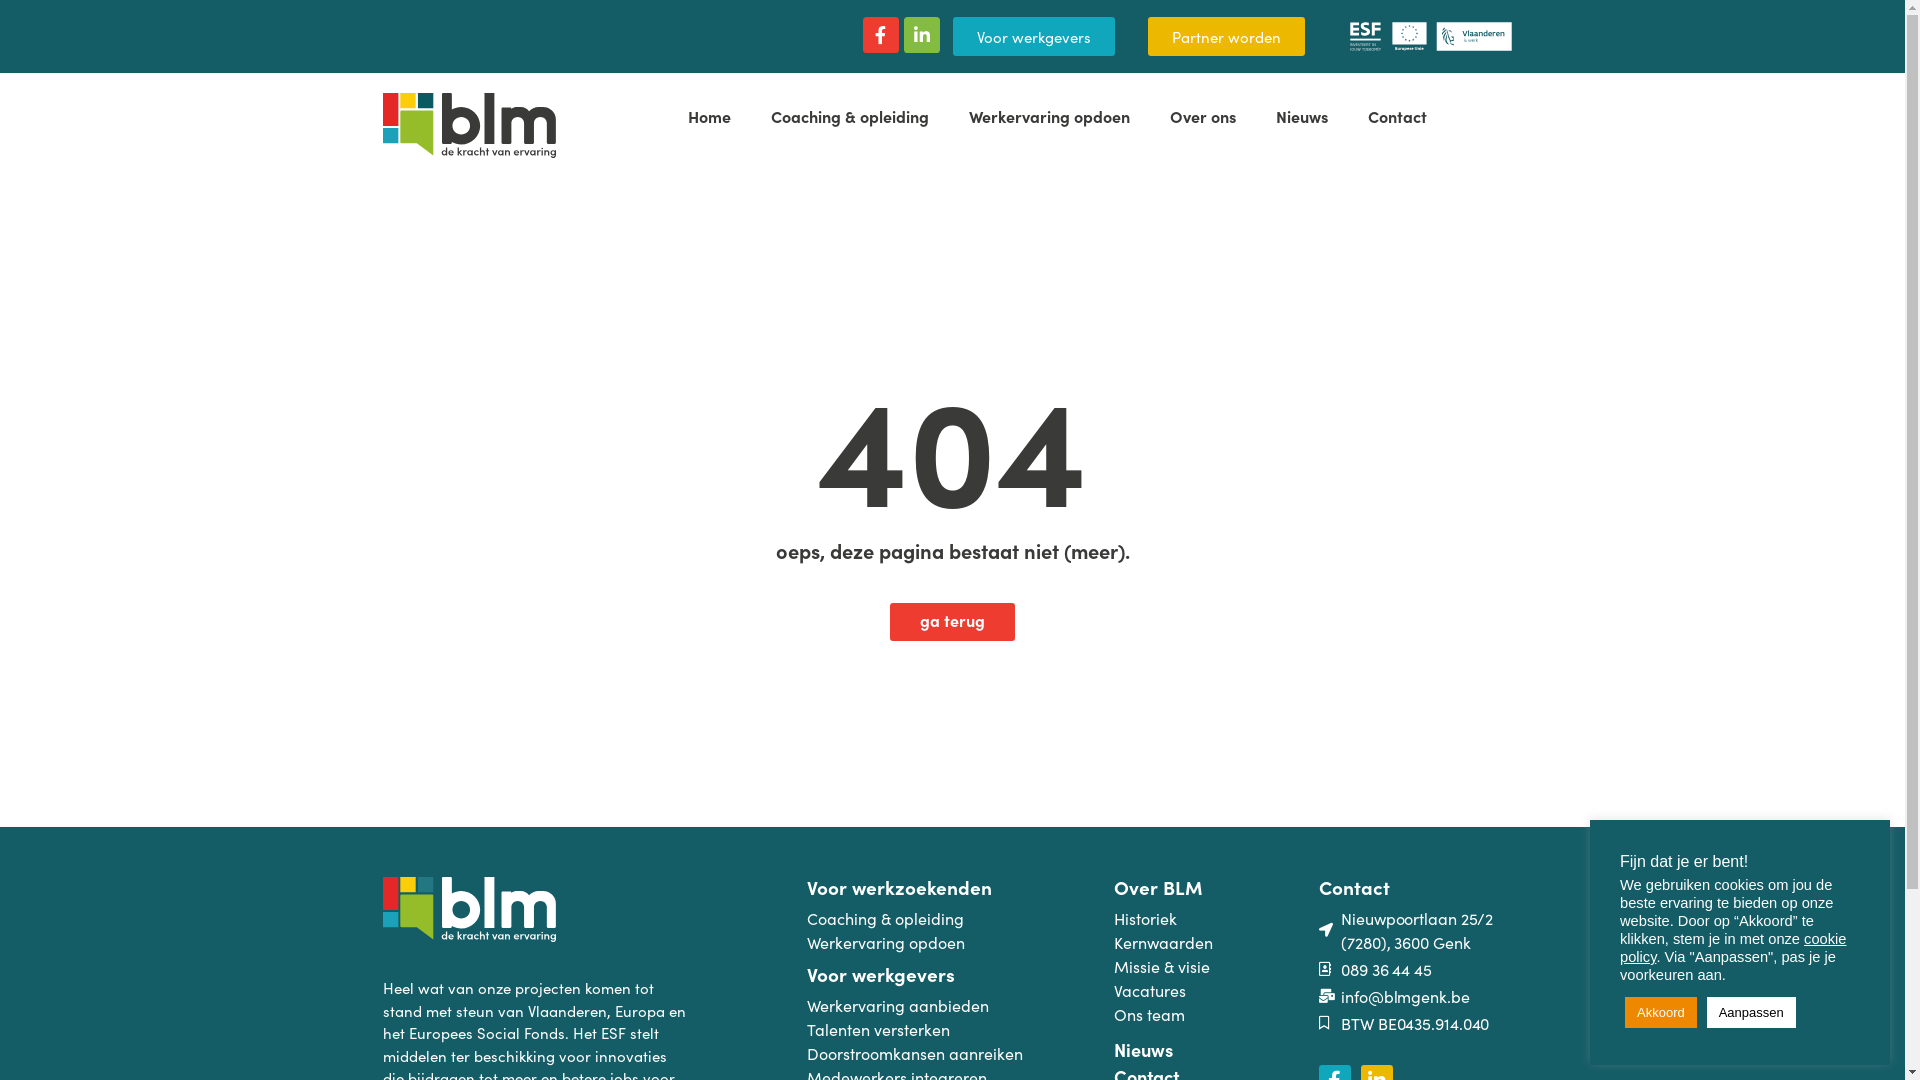 The width and height of the screenshot is (1920, 1080). Describe the element at coordinates (1419, 967) in the screenshot. I see `'089 36 44 45'` at that location.